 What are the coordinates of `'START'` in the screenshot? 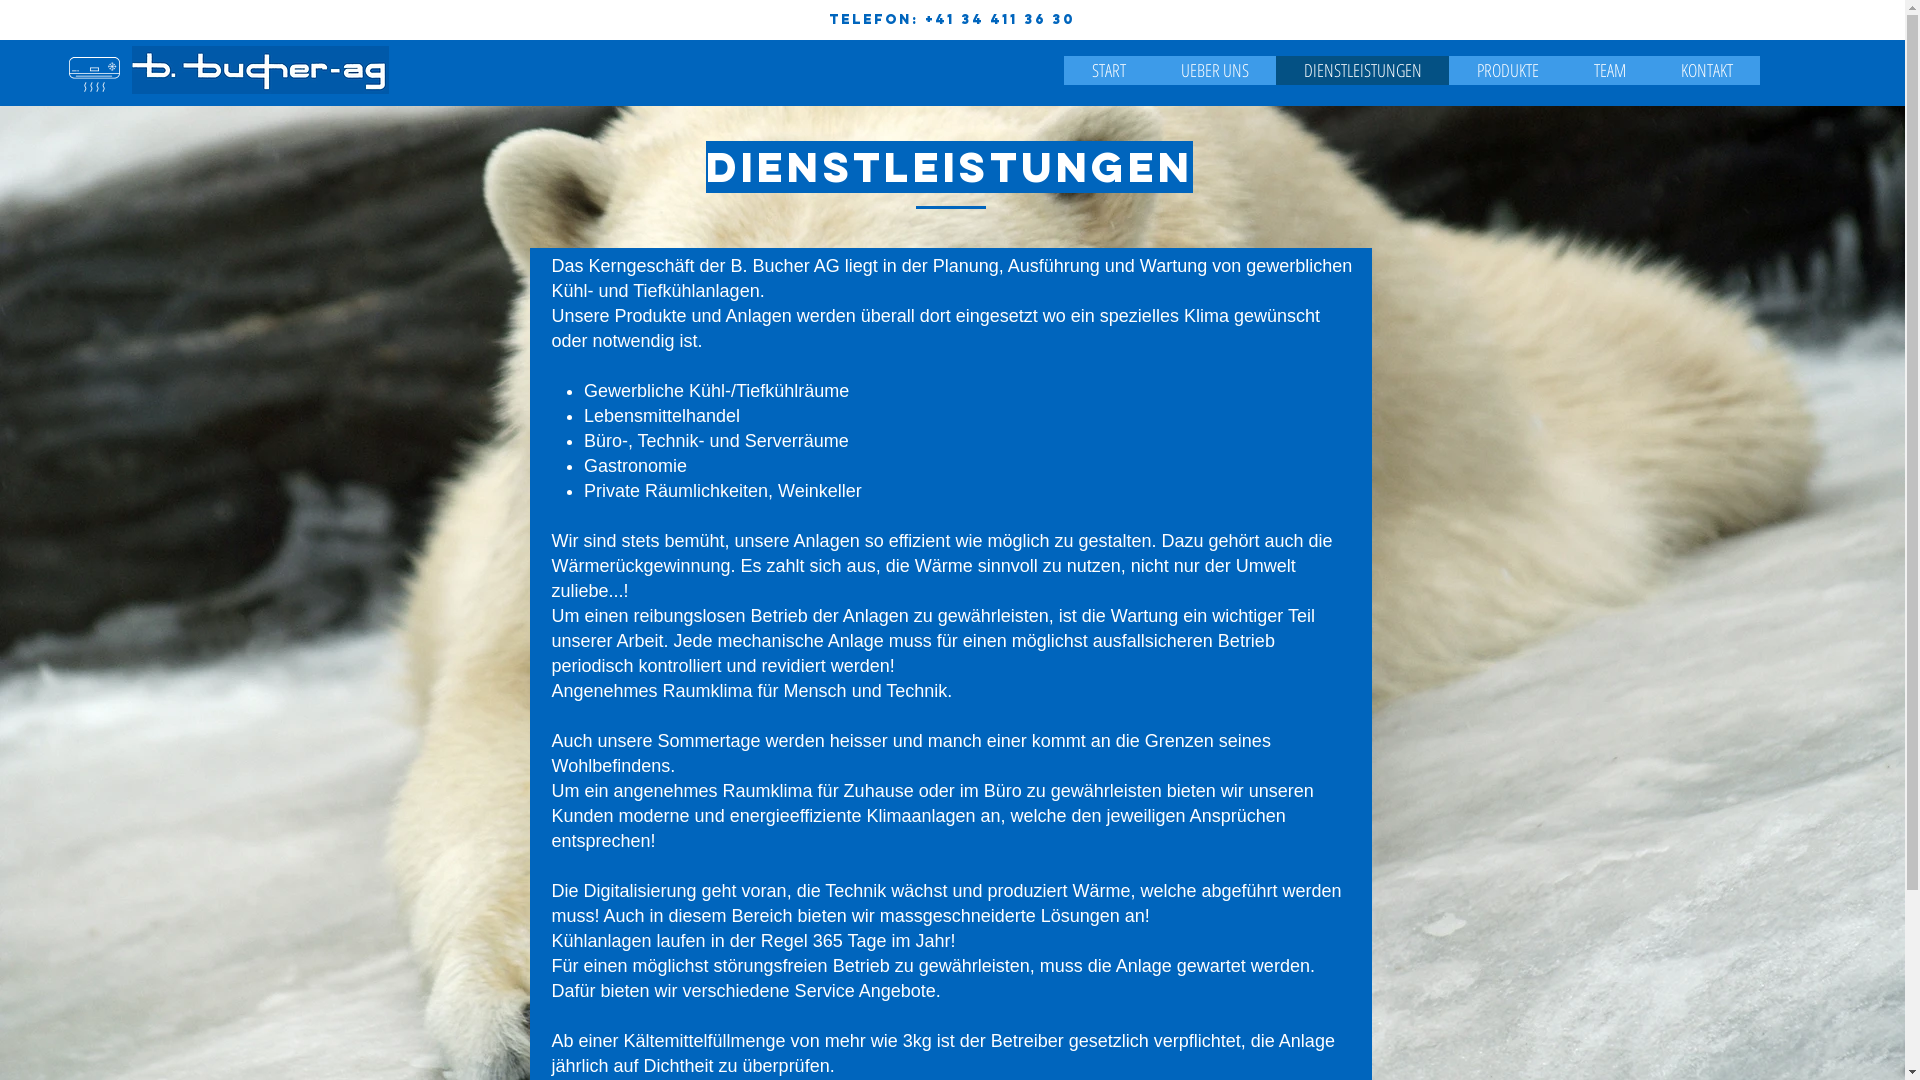 It's located at (1107, 69).